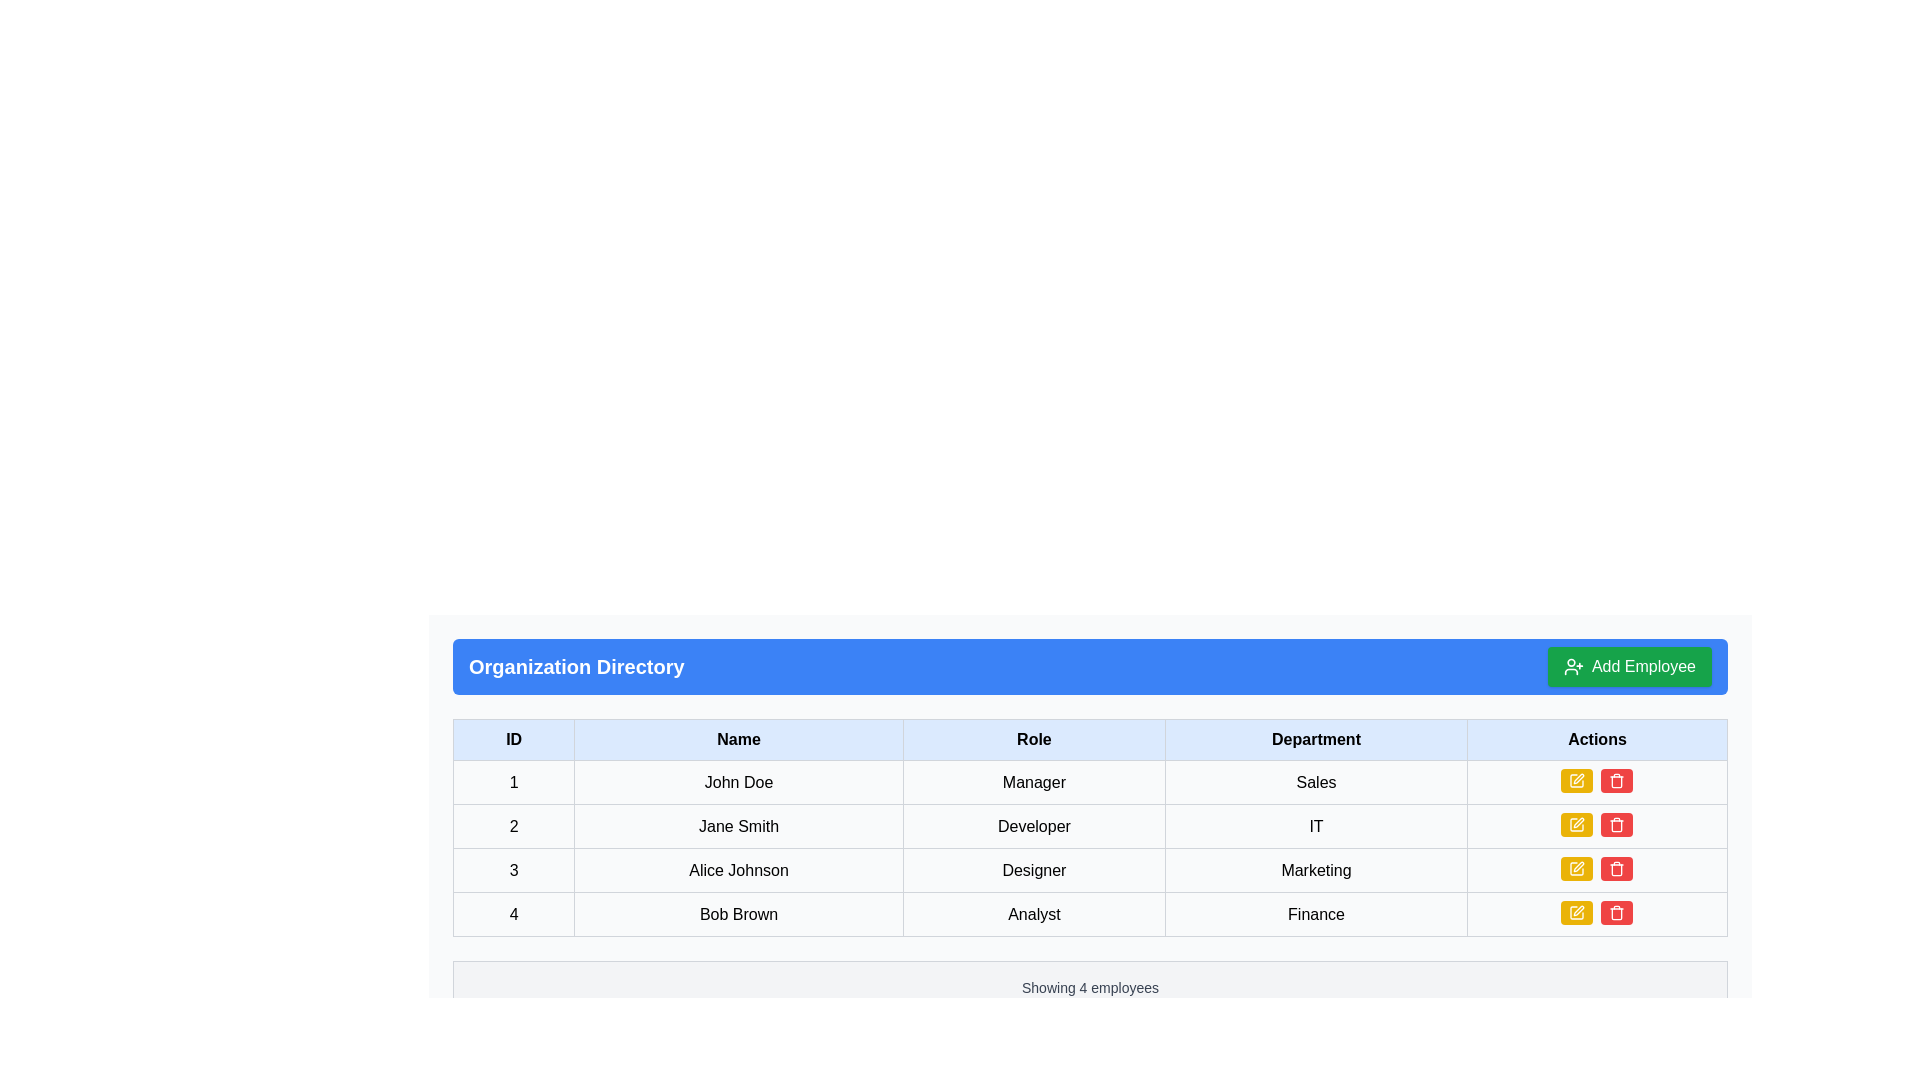 Image resolution: width=1920 pixels, height=1080 pixels. What do you see at coordinates (1034, 740) in the screenshot?
I see `the 'Role' header in the table, which is the third column header with a bold text on a light blue background` at bounding box center [1034, 740].